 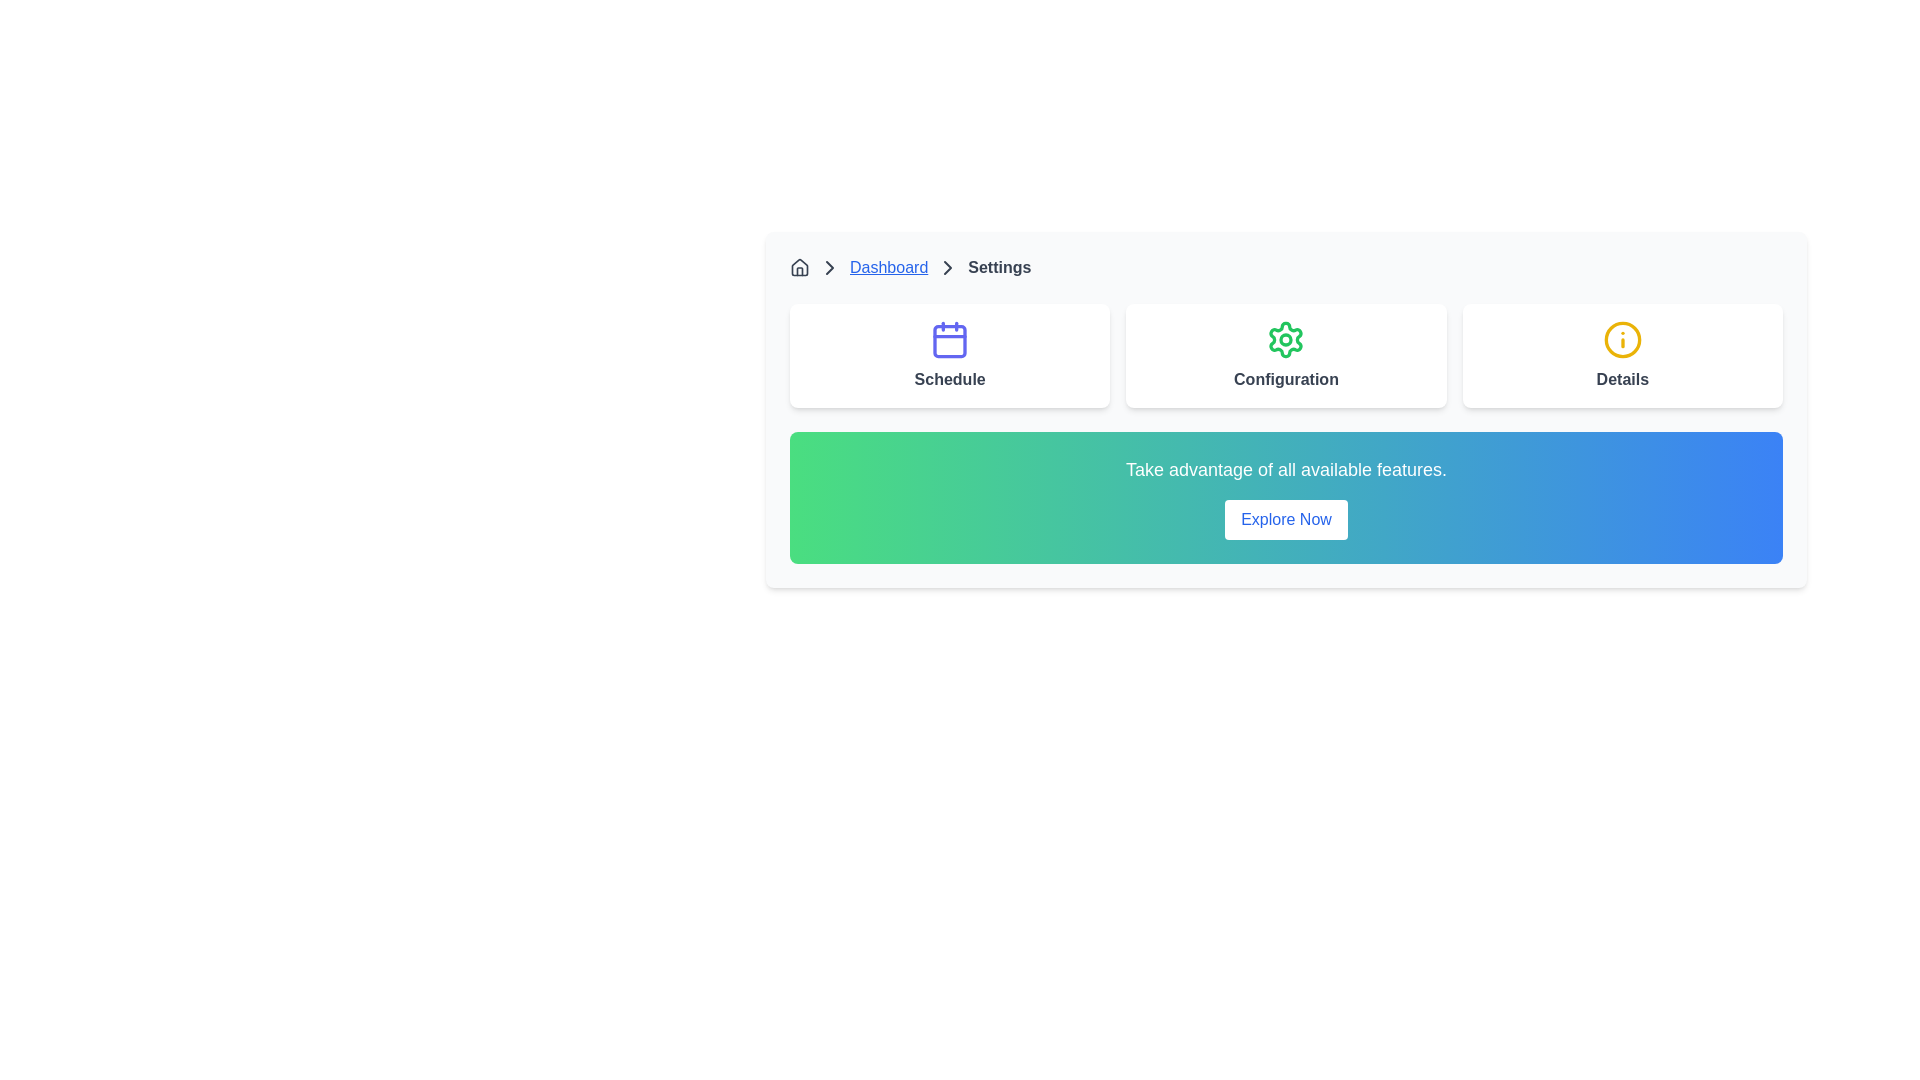 What do you see at coordinates (1286, 338) in the screenshot?
I see `the Circle element within the gear icon, which symbolizes configuration or settings, located at the center of the gear-like SVG icon in the configuration card` at bounding box center [1286, 338].